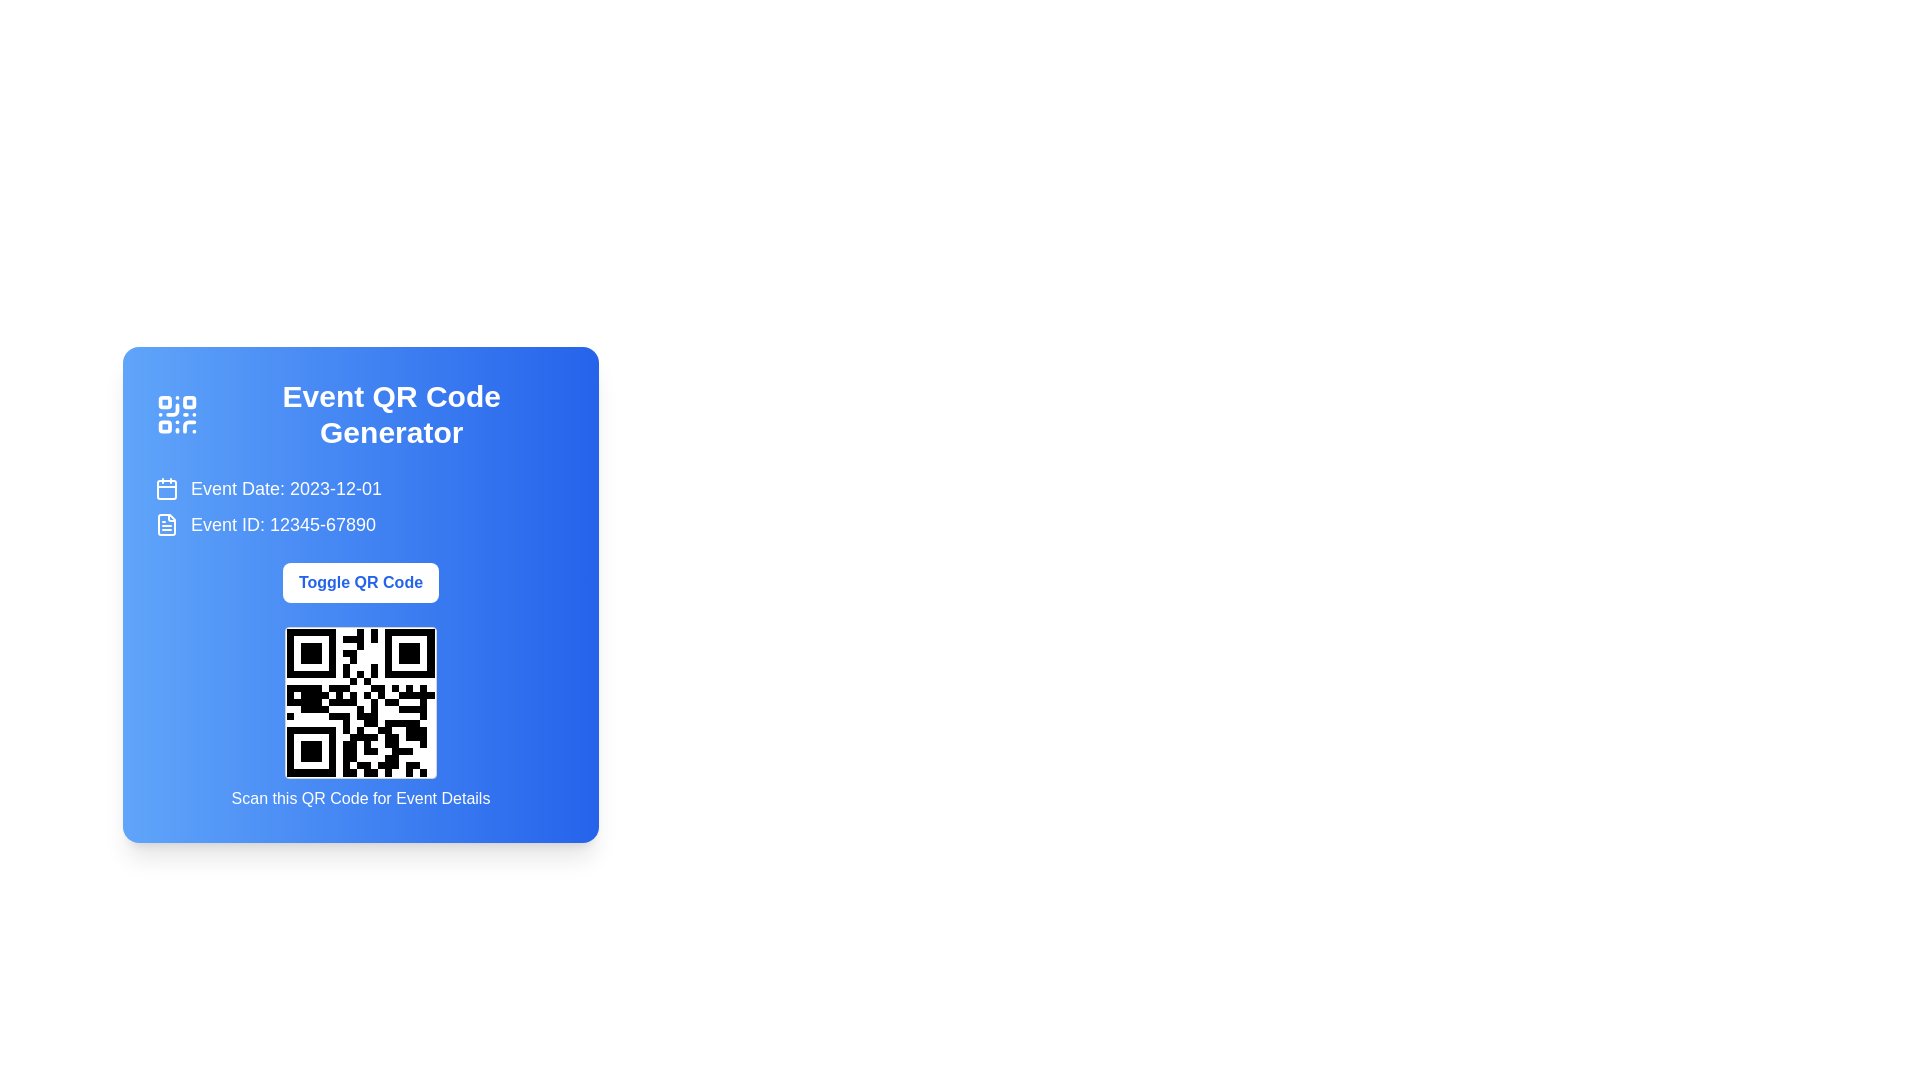 The height and width of the screenshot is (1080, 1920). I want to click on the second small square at the top-right corner of the QR code icon, located near the header text 'Event QR Code Generator', so click(190, 402).